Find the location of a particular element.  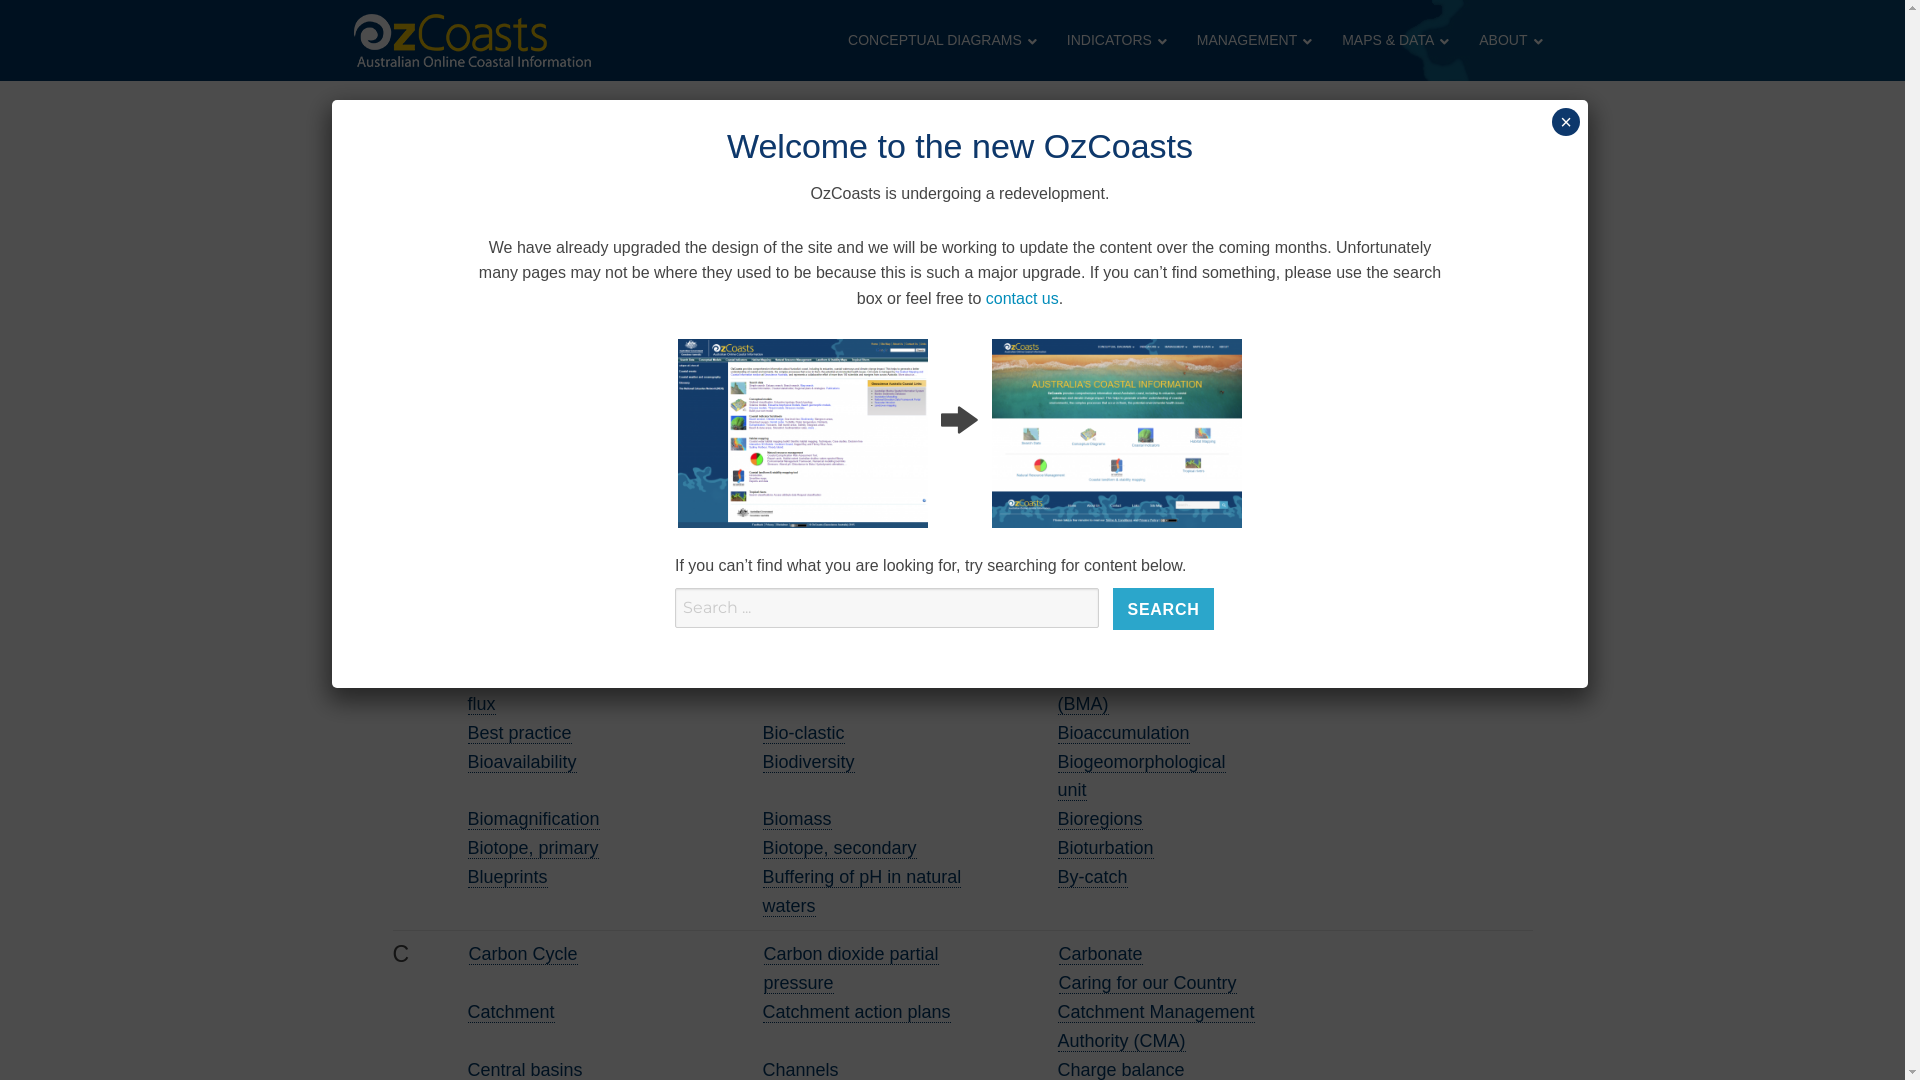

'INDICATORS' is located at coordinates (1111, 40).